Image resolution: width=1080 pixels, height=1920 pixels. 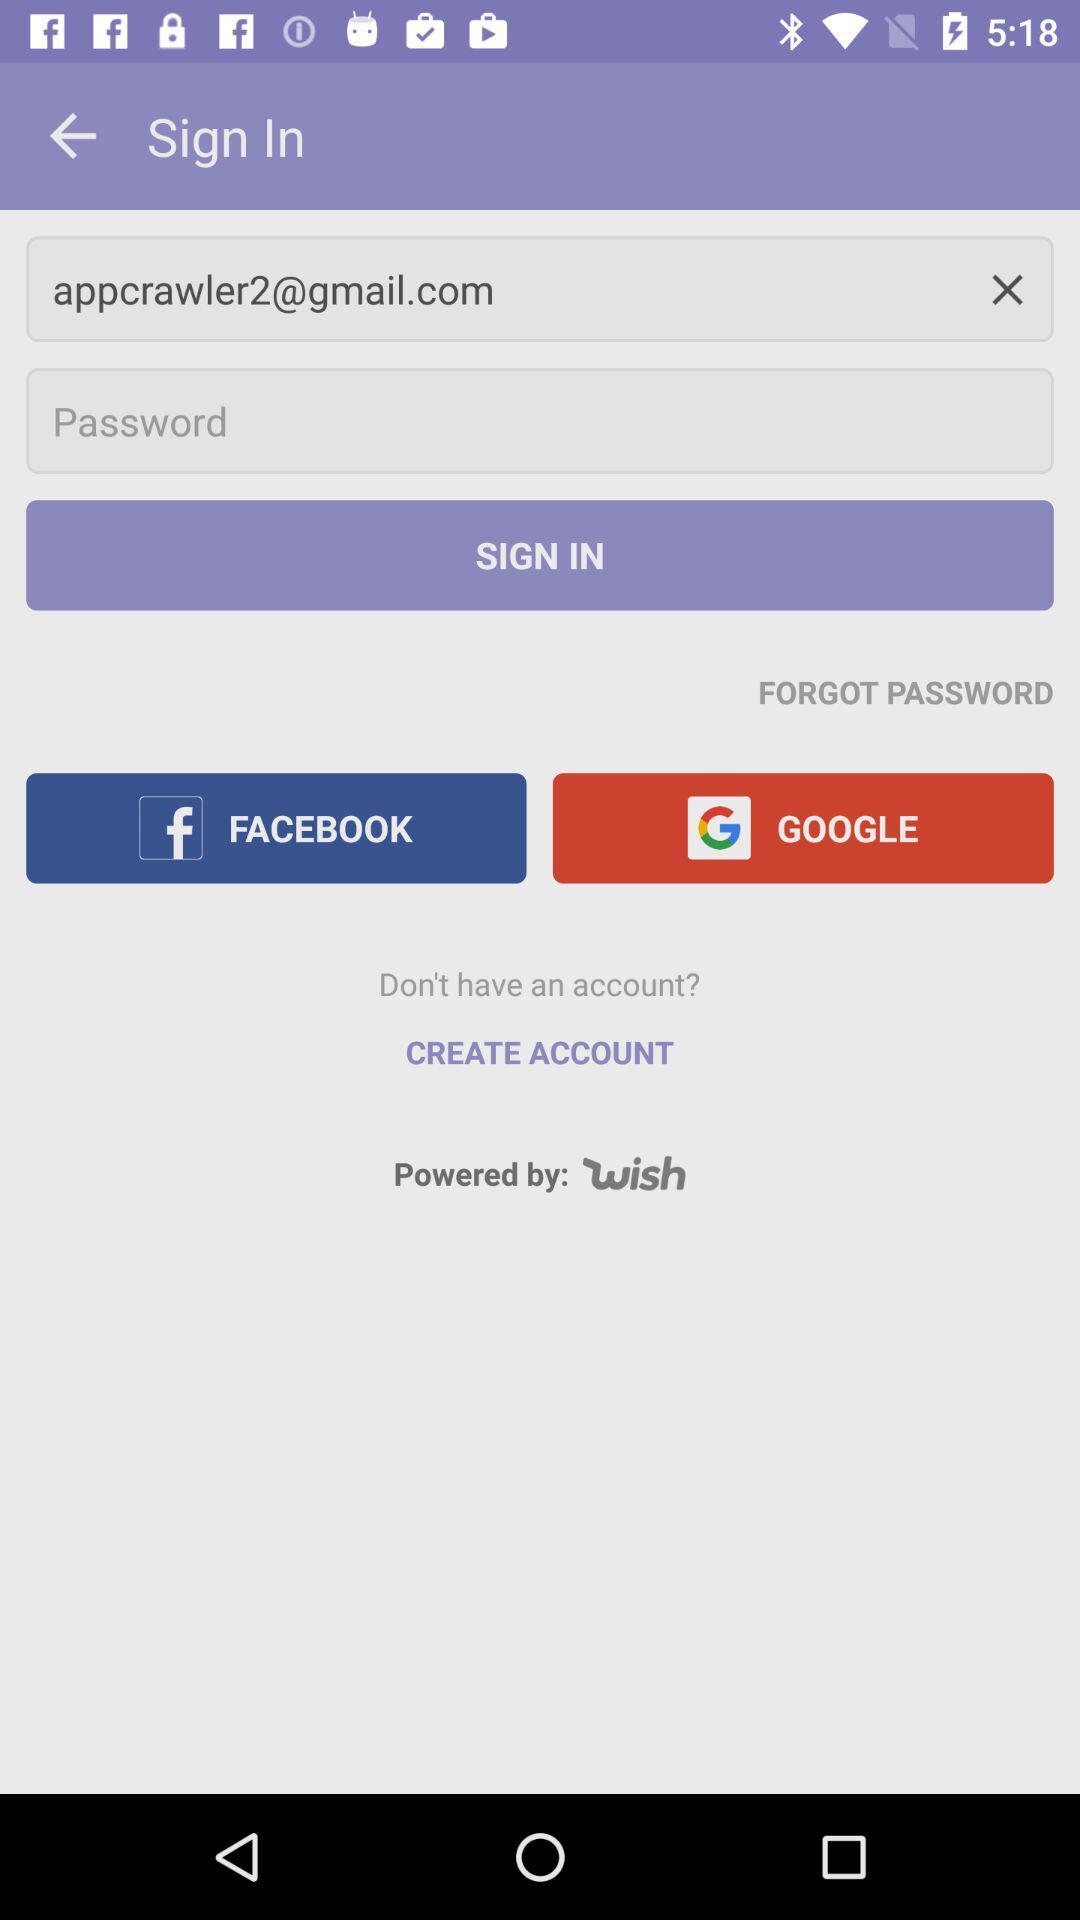 I want to click on the icon to the left of sign in icon, so click(x=72, y=135).